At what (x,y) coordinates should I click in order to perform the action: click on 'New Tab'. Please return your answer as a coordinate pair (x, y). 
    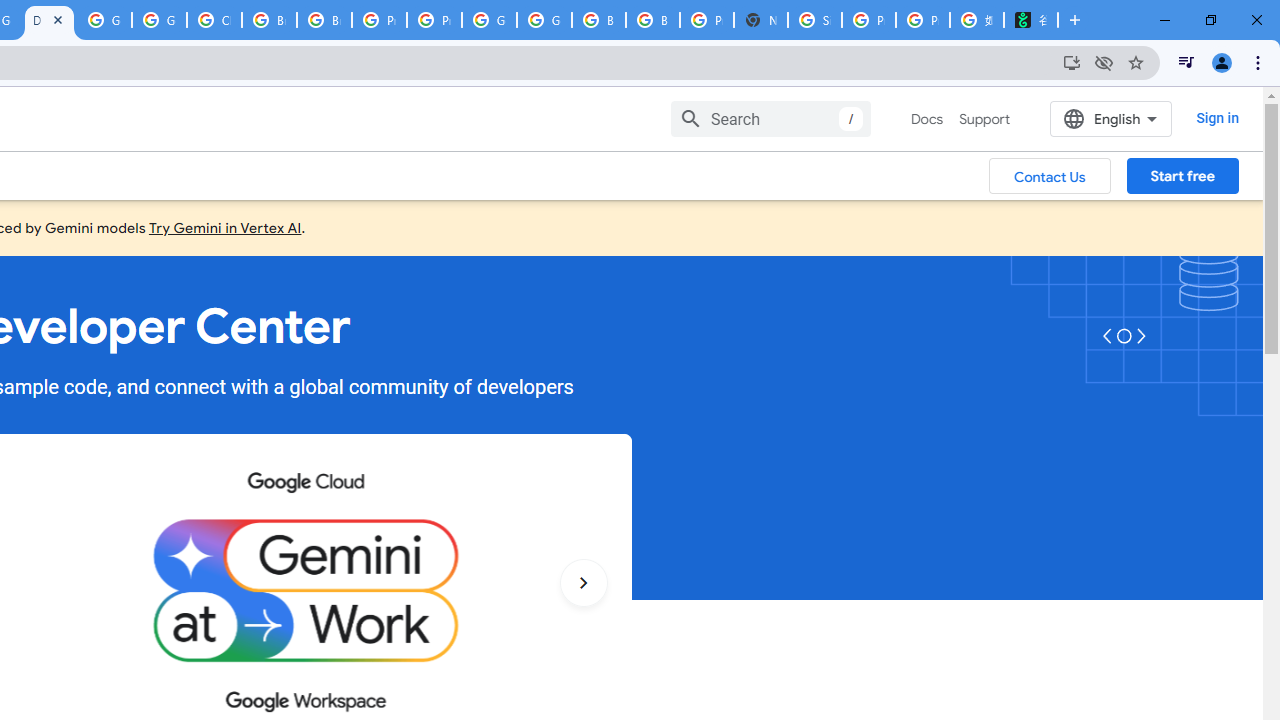
    Looking at the image, I should click on (759, 20).